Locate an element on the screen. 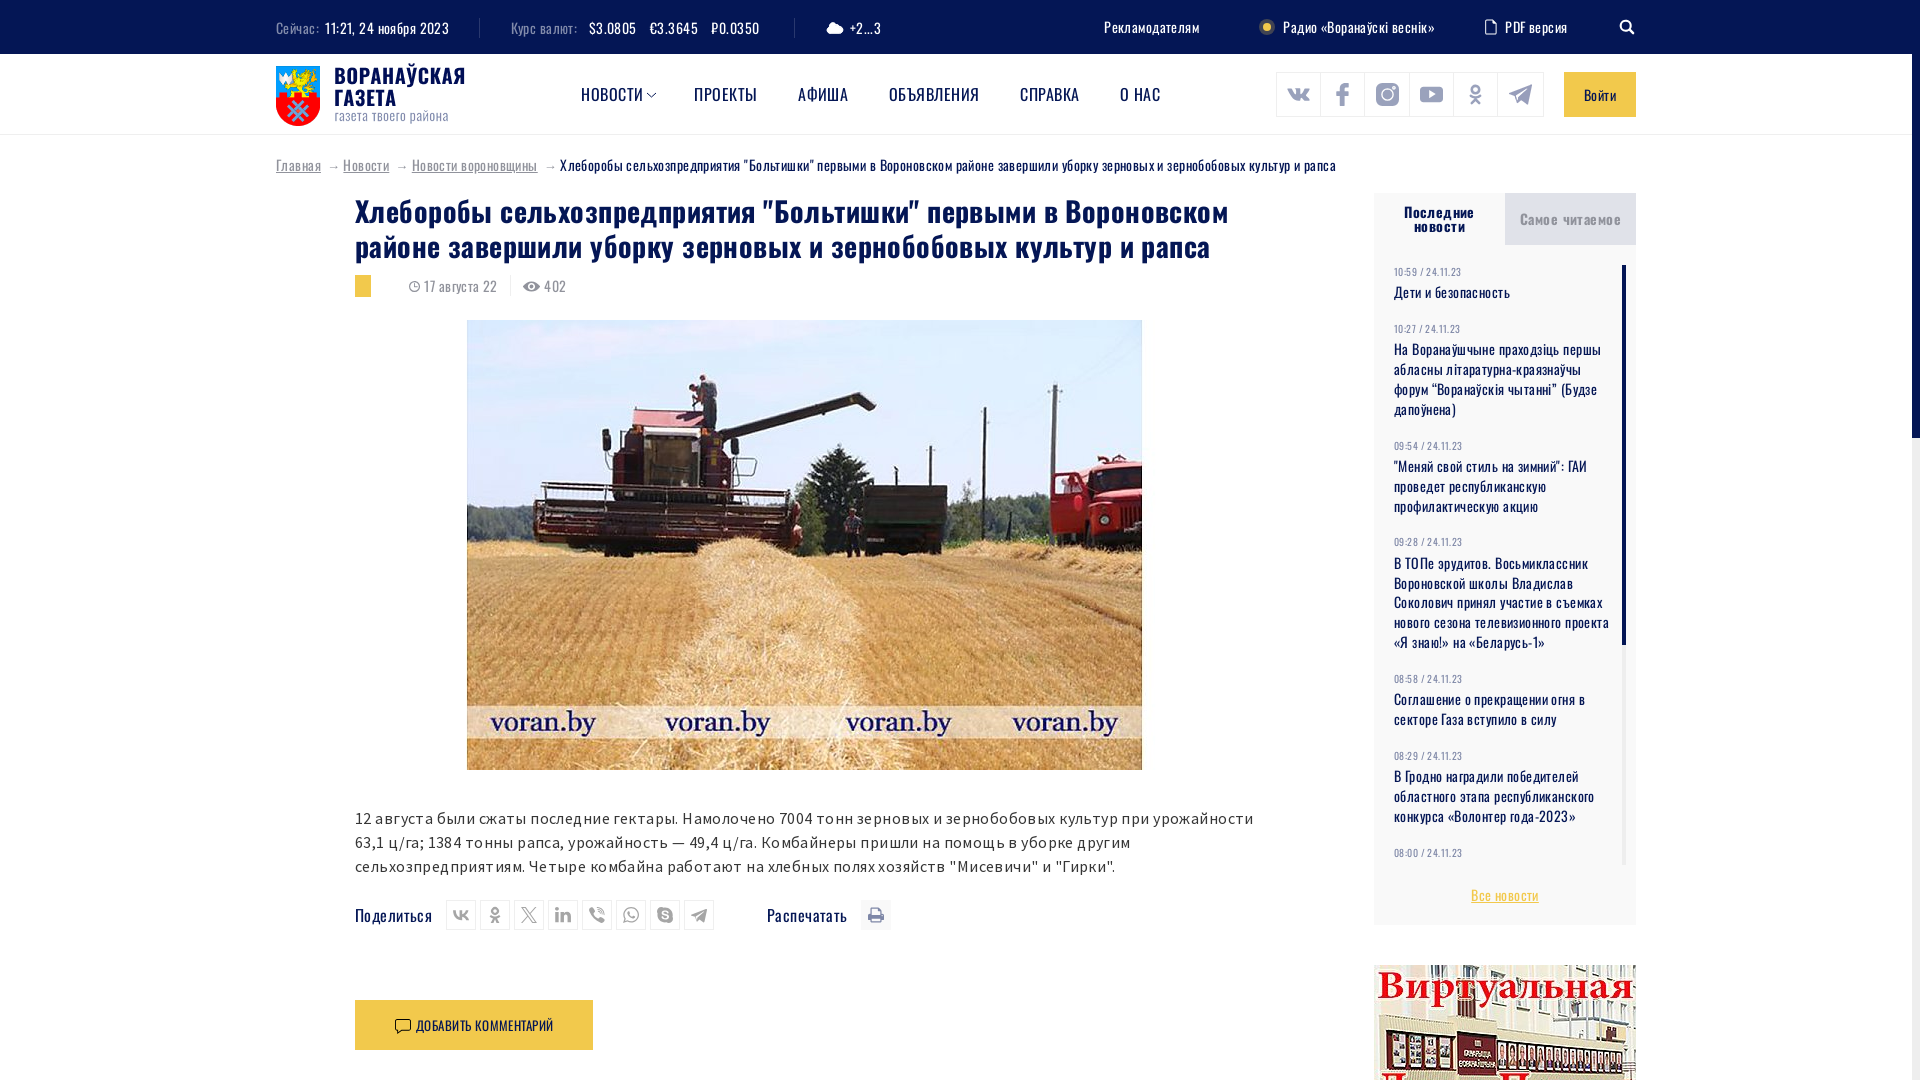 This screenshot has height=1080, width=1920. 'Twitter' is located at coordinates (528, 914).